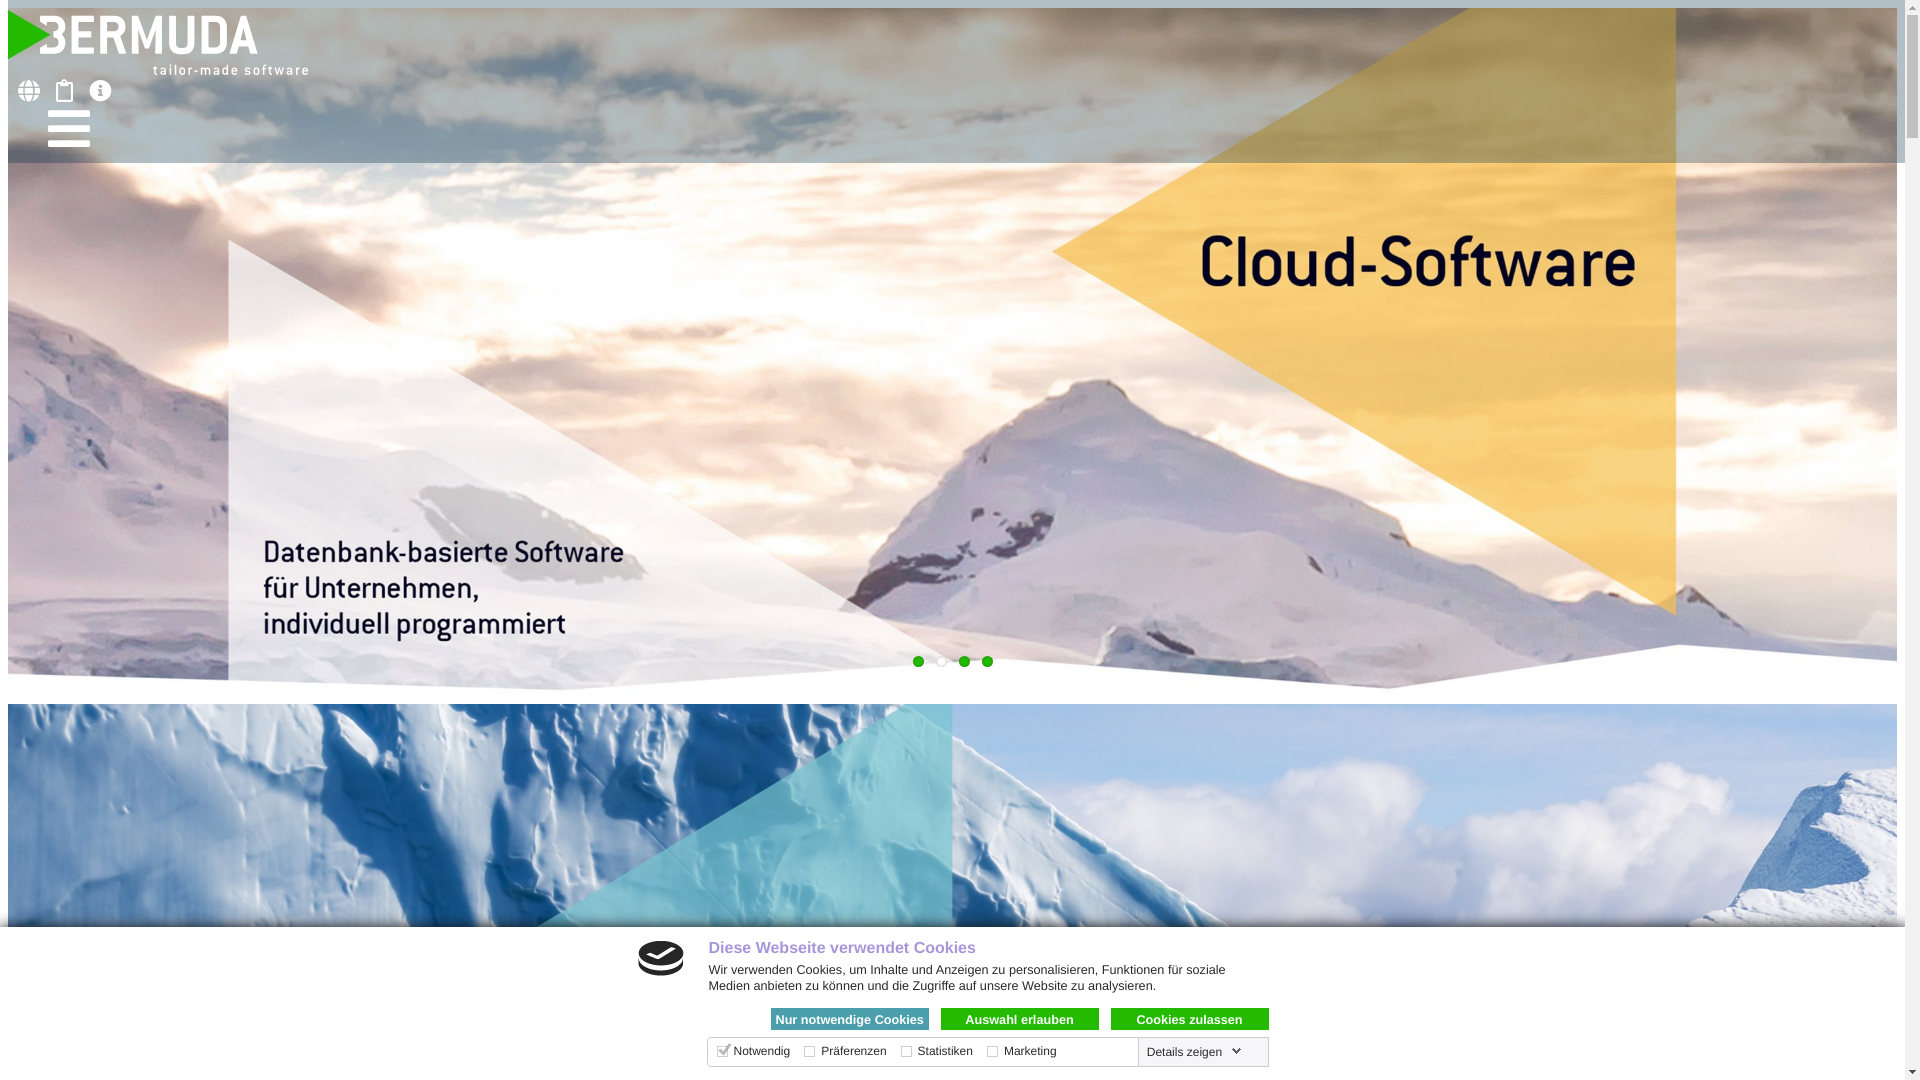 The height and width of the screenshot is (1080, 1920). I want to click on '2', so click(935, 661).